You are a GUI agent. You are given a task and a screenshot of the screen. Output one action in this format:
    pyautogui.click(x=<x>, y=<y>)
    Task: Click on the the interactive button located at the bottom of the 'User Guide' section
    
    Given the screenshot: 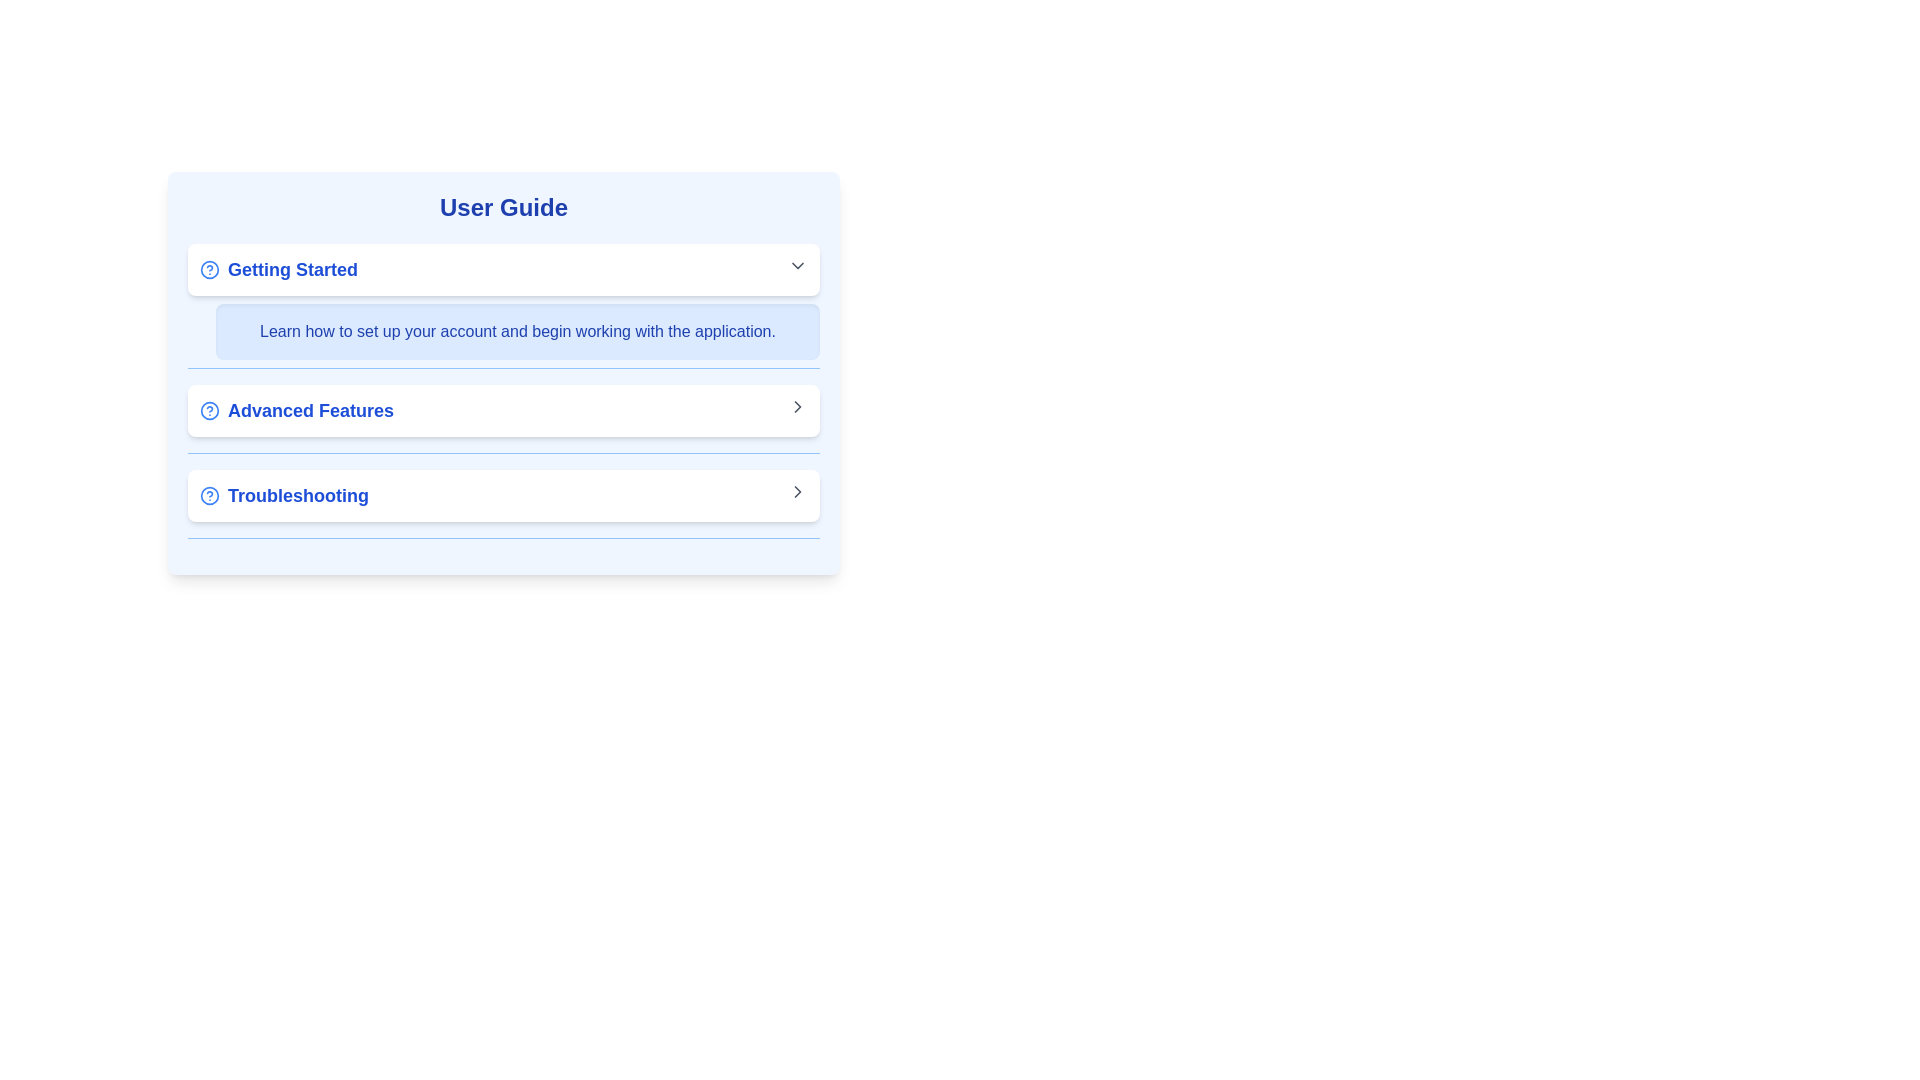 What is the action you would take?
    pyautogui.click(x=504, y=495)
    